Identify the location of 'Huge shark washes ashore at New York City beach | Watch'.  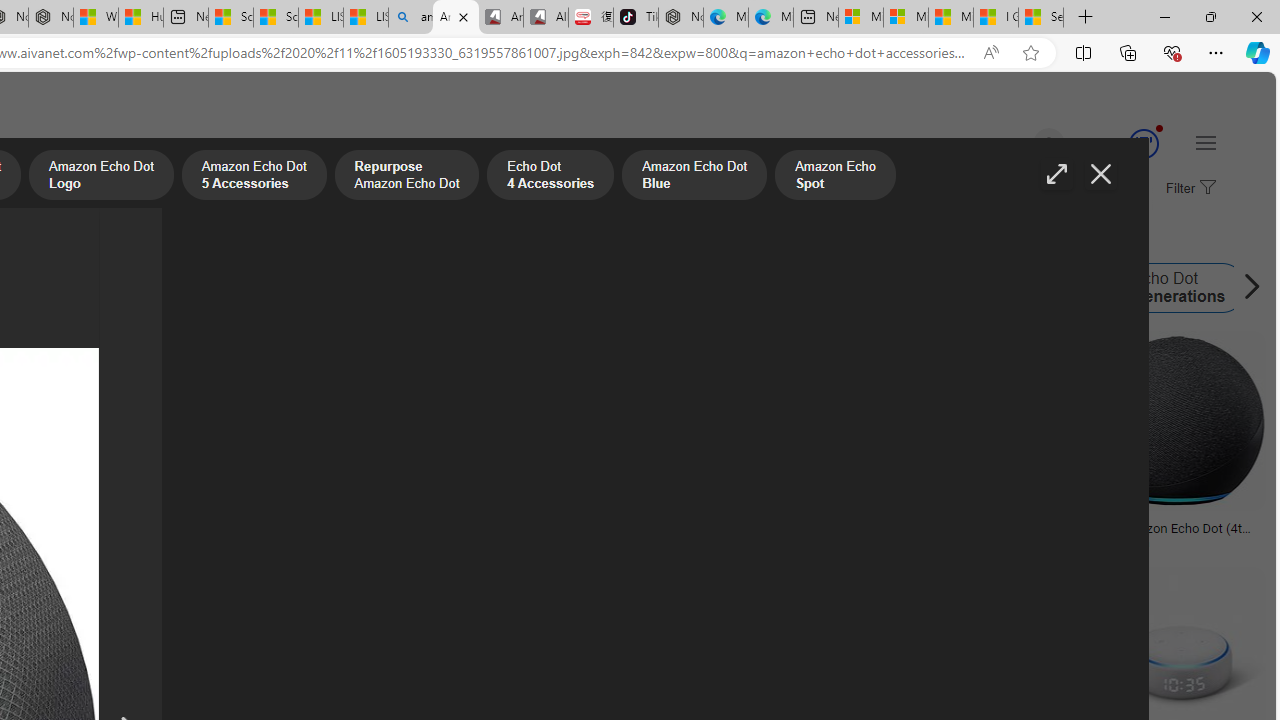
(139, 17).